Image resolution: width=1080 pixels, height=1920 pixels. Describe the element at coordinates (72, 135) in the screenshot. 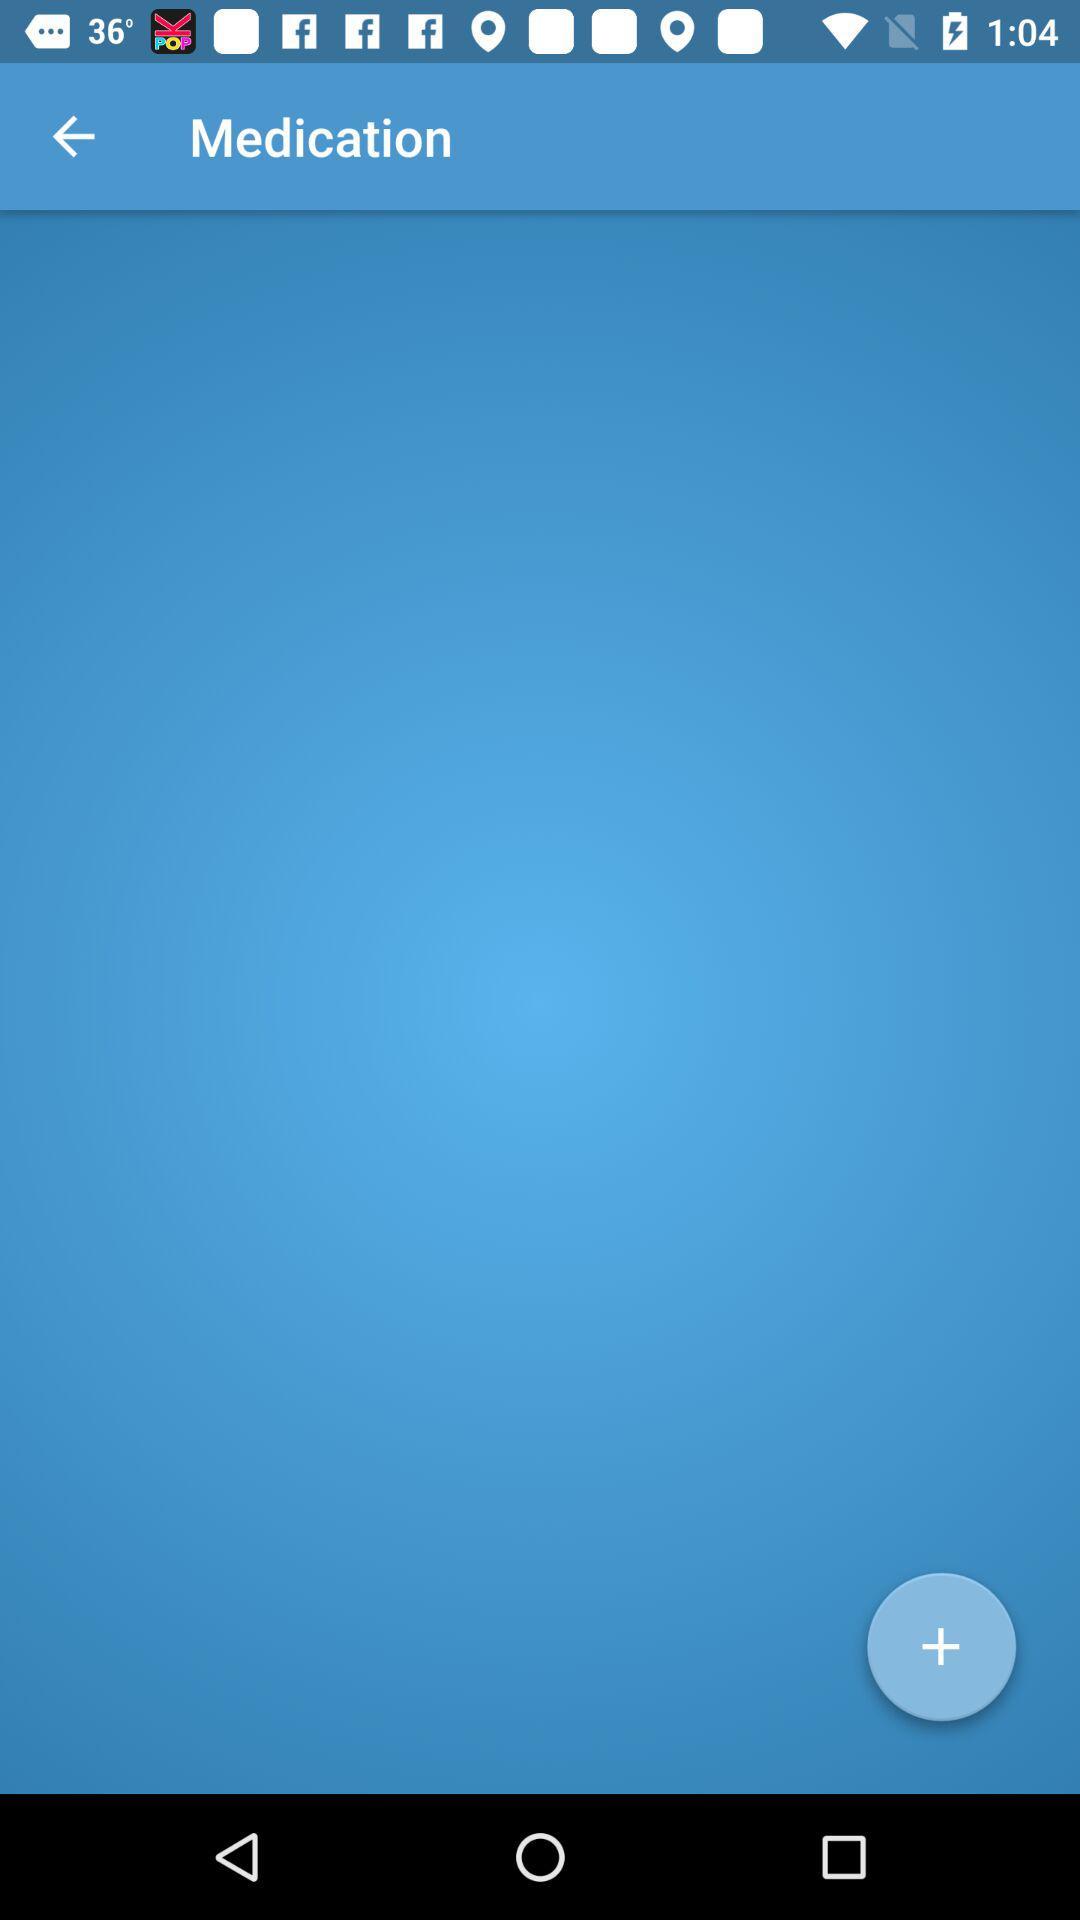

I see `icon to the left of the medication` at that location.